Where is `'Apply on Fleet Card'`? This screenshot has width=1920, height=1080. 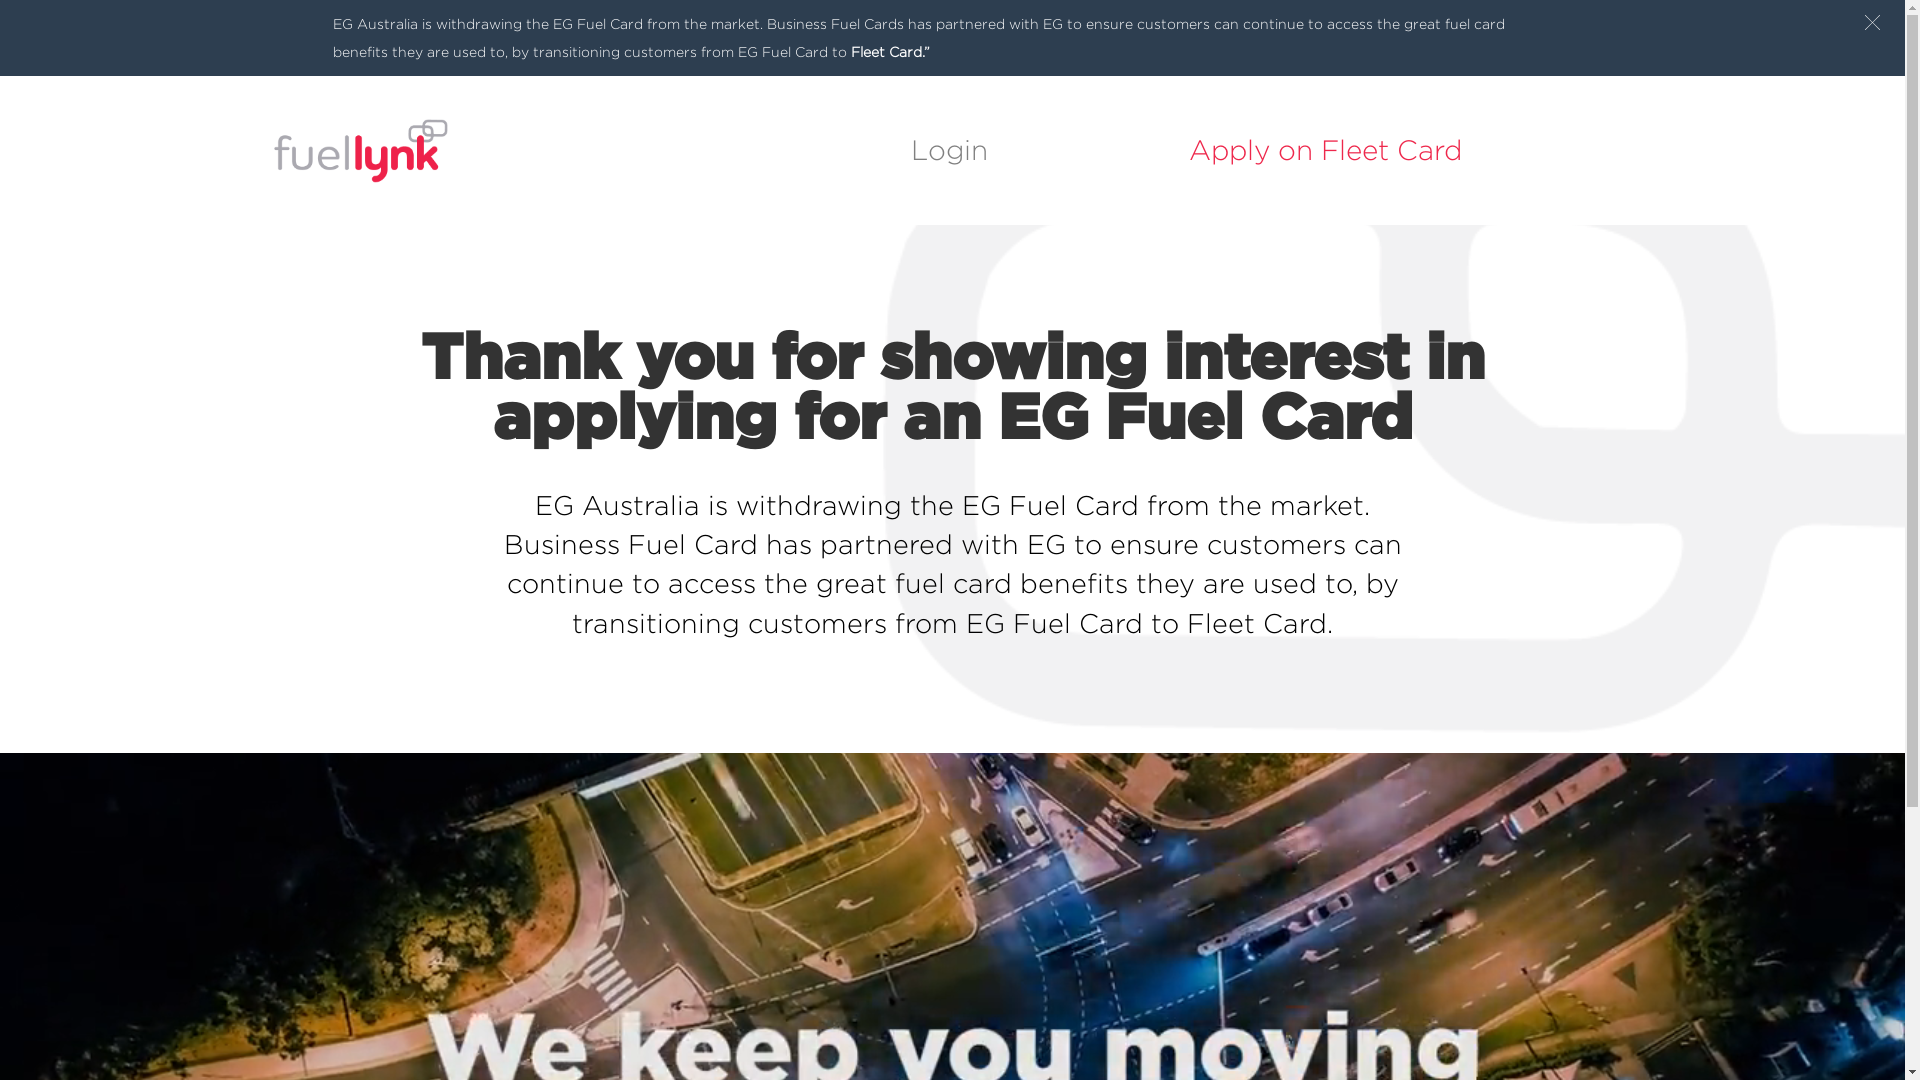 'Apply on Fleet Card' is located at coordinates (1325, 149).